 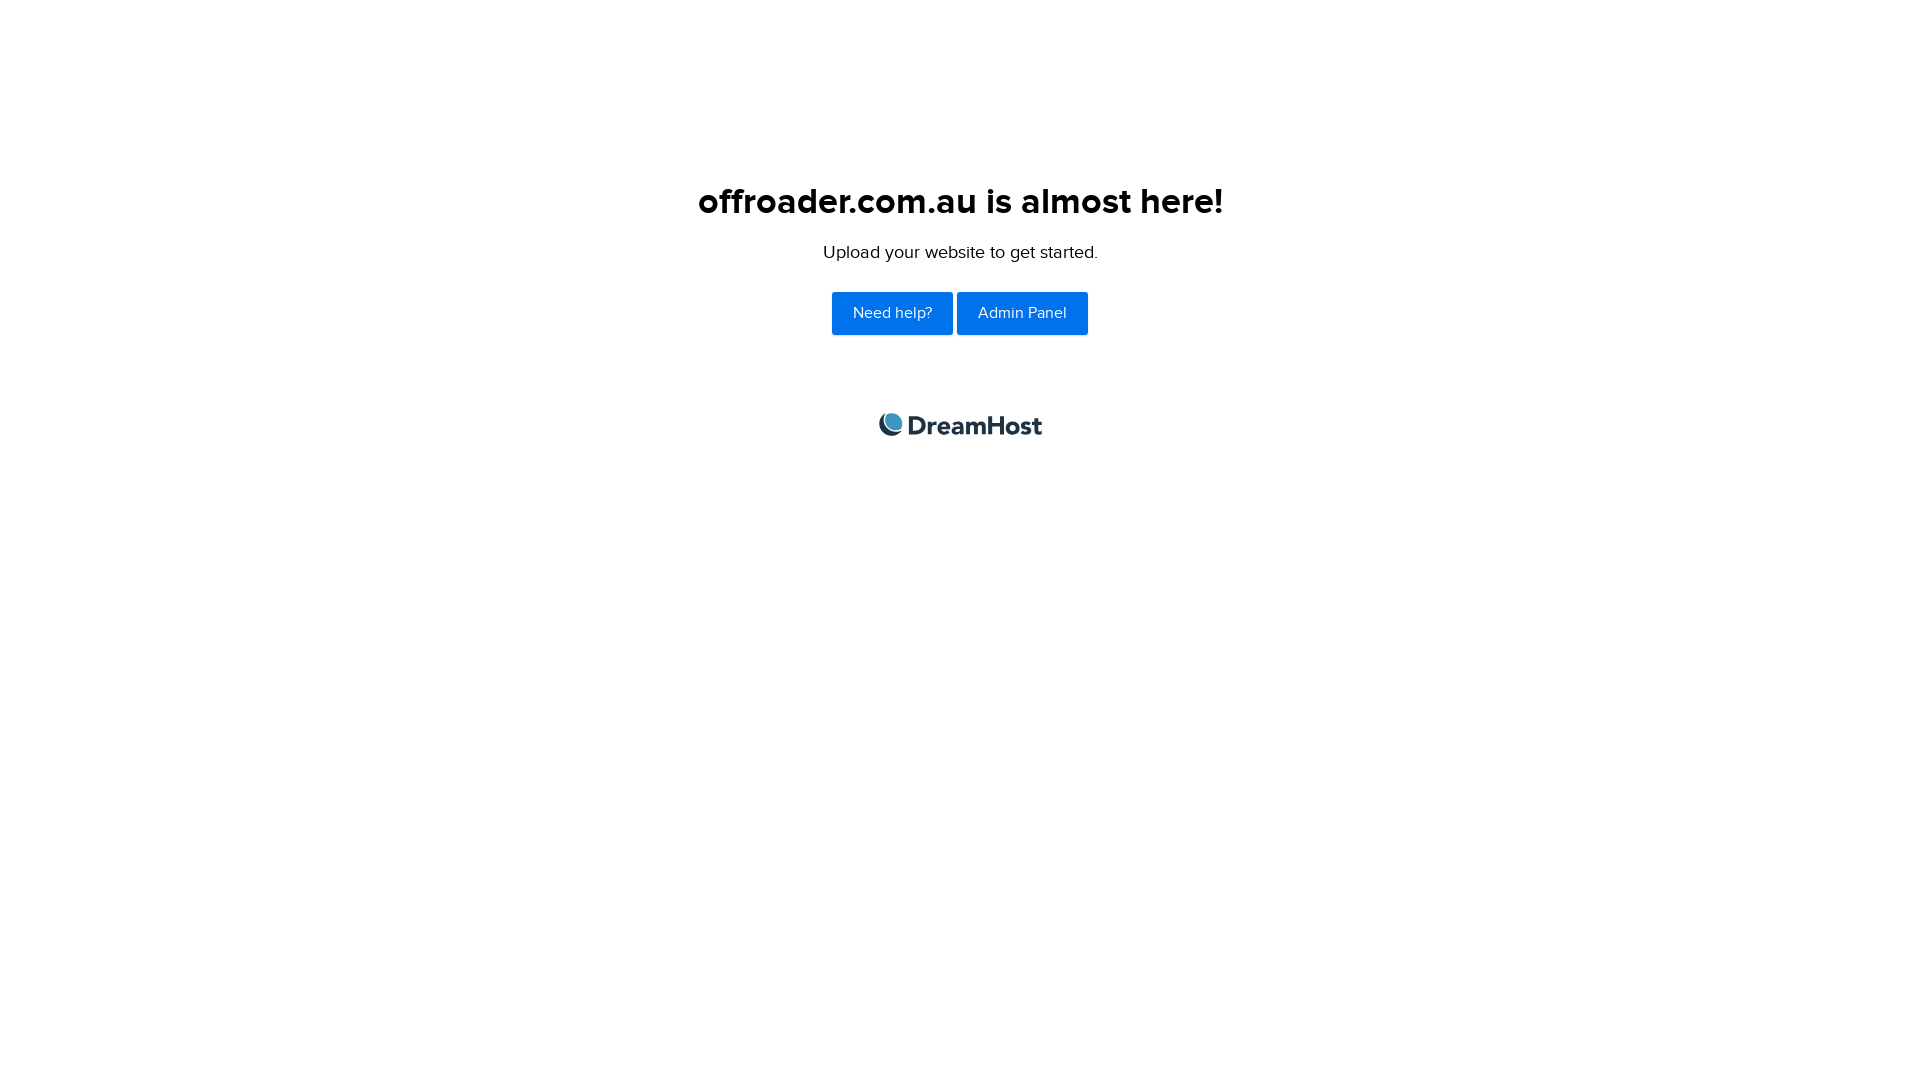 What do you see at coordinates (831, 313) in the screenshot?
I see `'Need help?'` at bounding box center [831, 313].